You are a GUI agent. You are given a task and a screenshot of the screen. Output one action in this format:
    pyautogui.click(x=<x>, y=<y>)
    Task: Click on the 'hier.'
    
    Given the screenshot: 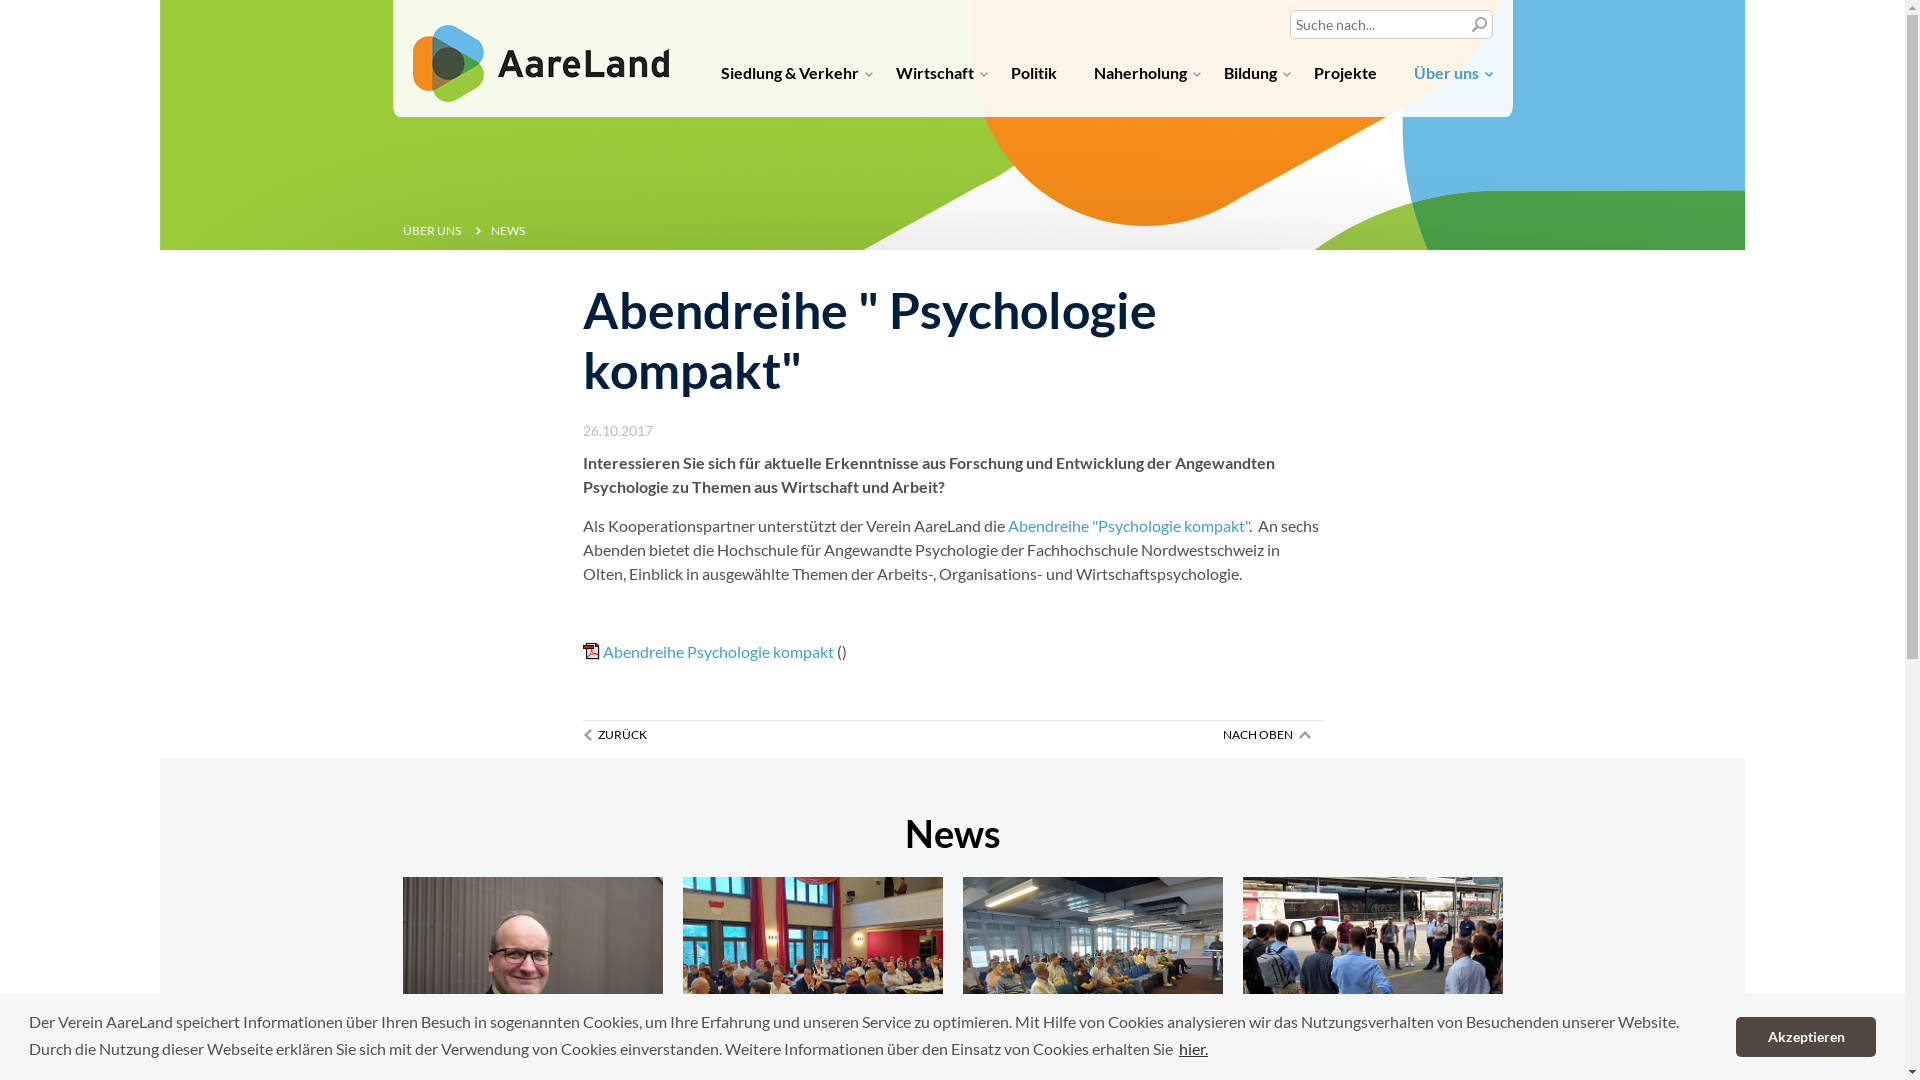 What is the action you would take?
    pyautogui.click(x=1193, y=1048)
    